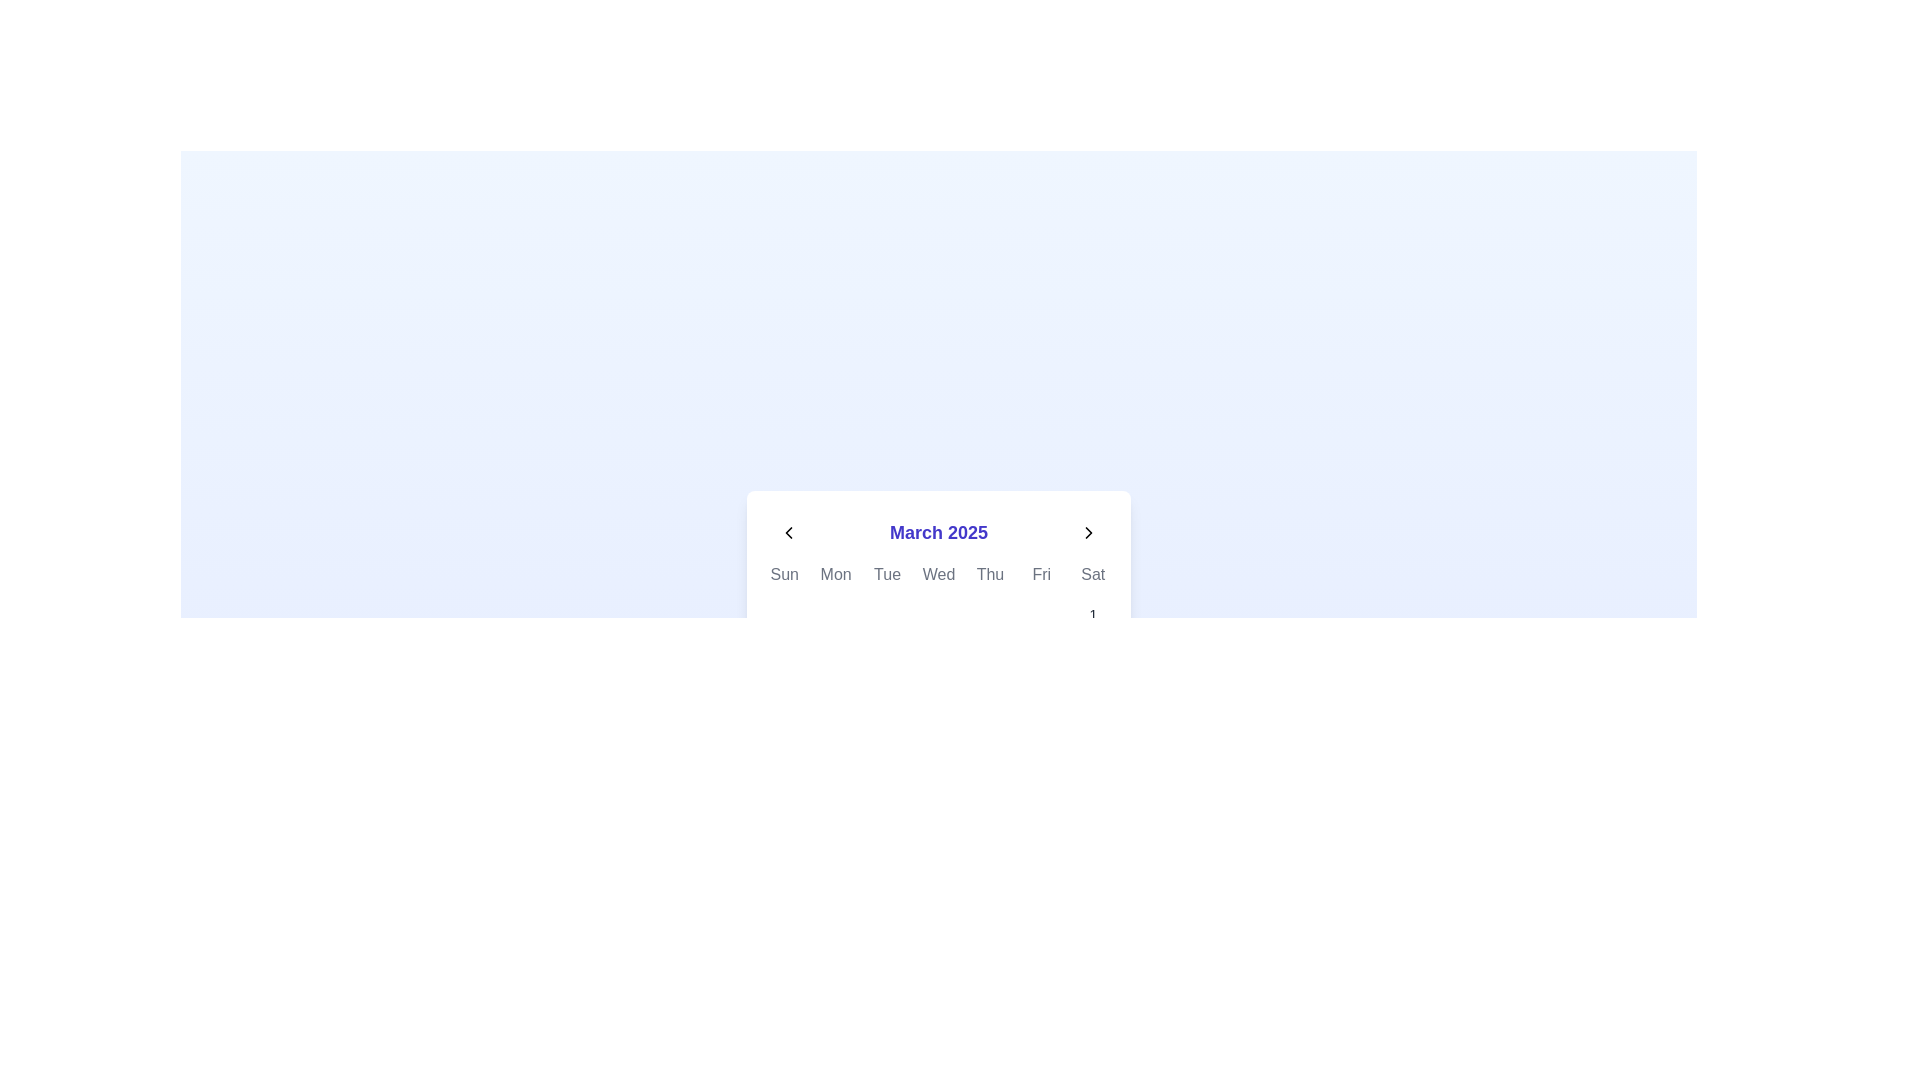  What do you see at coordinates (787, 531) in the screenshot?
I see `the 'Previous' button located on the leftmost side of the calendar header` at bounding box center [787, 531].